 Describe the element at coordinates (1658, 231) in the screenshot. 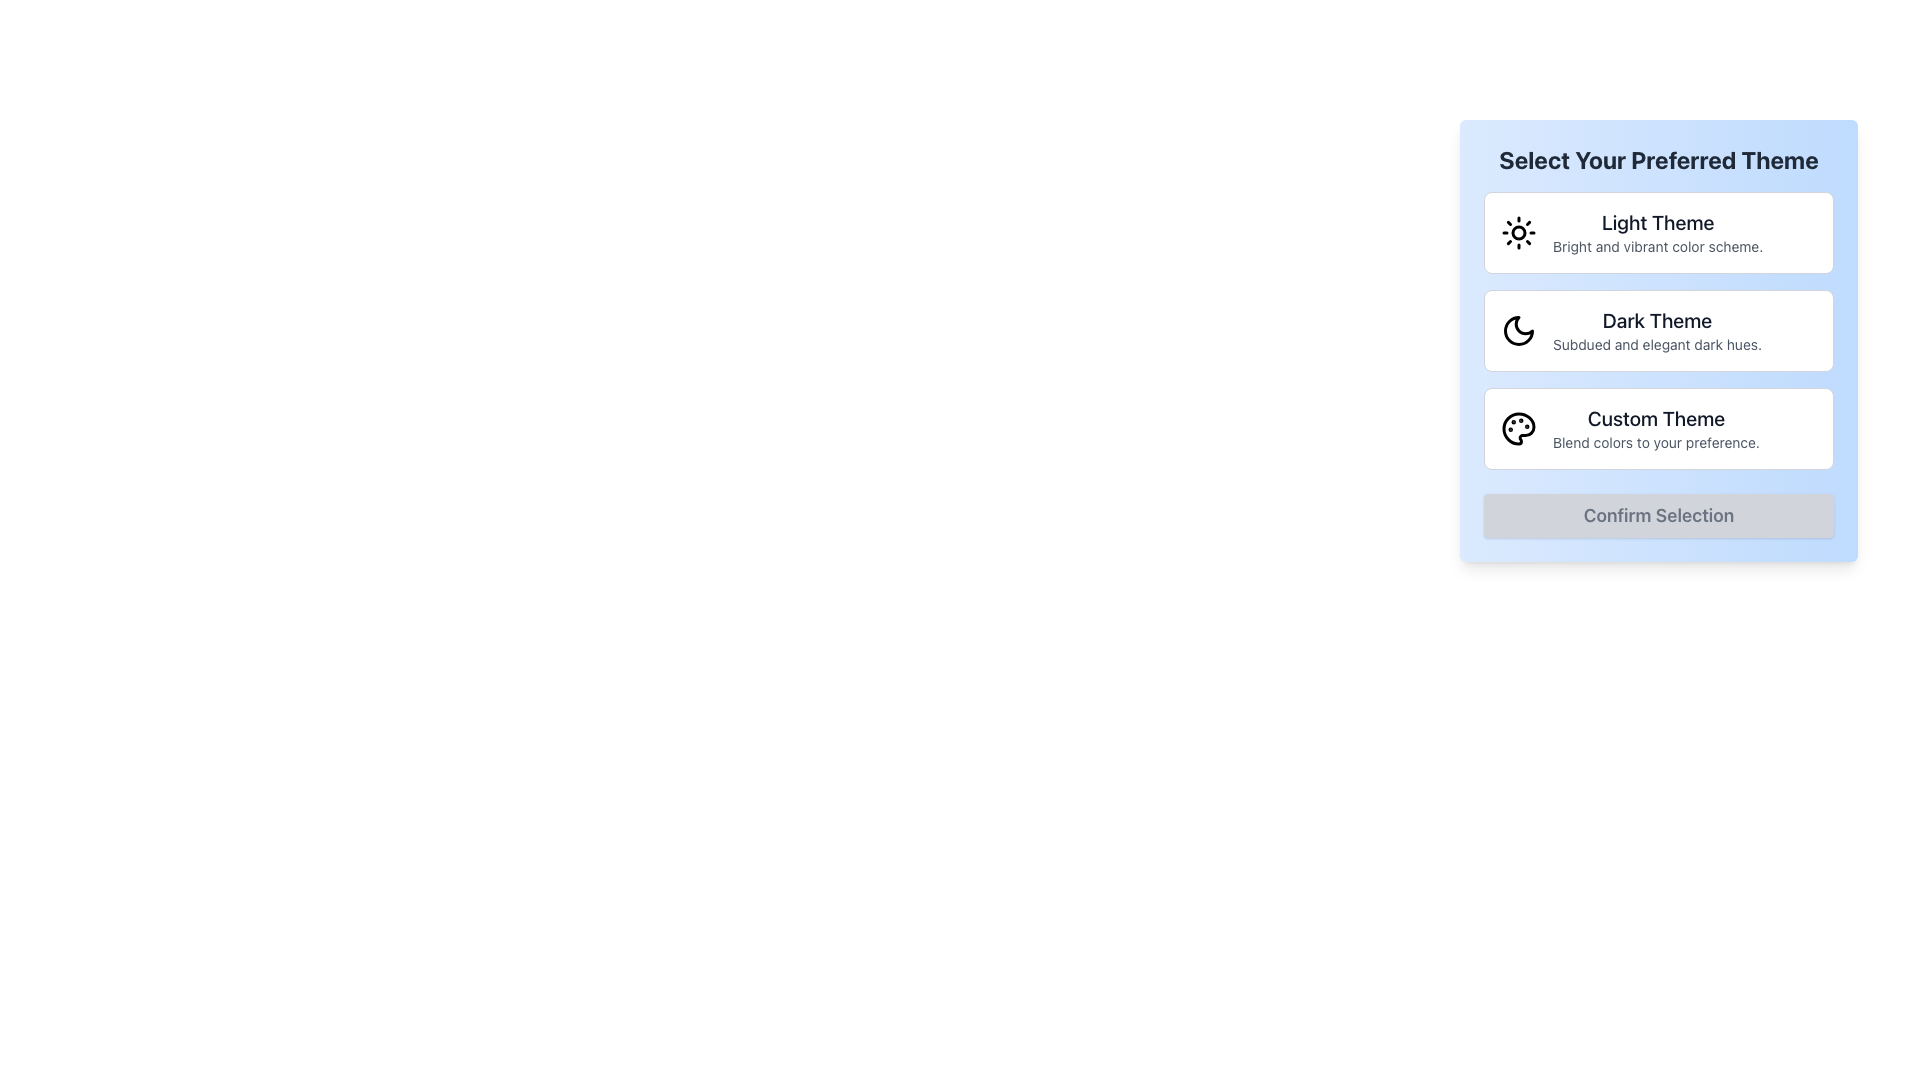

I see `textual content that describes the 'Light Theme' option, which is the first choice in the selectable theme options, located next to a sun icon` at that location.